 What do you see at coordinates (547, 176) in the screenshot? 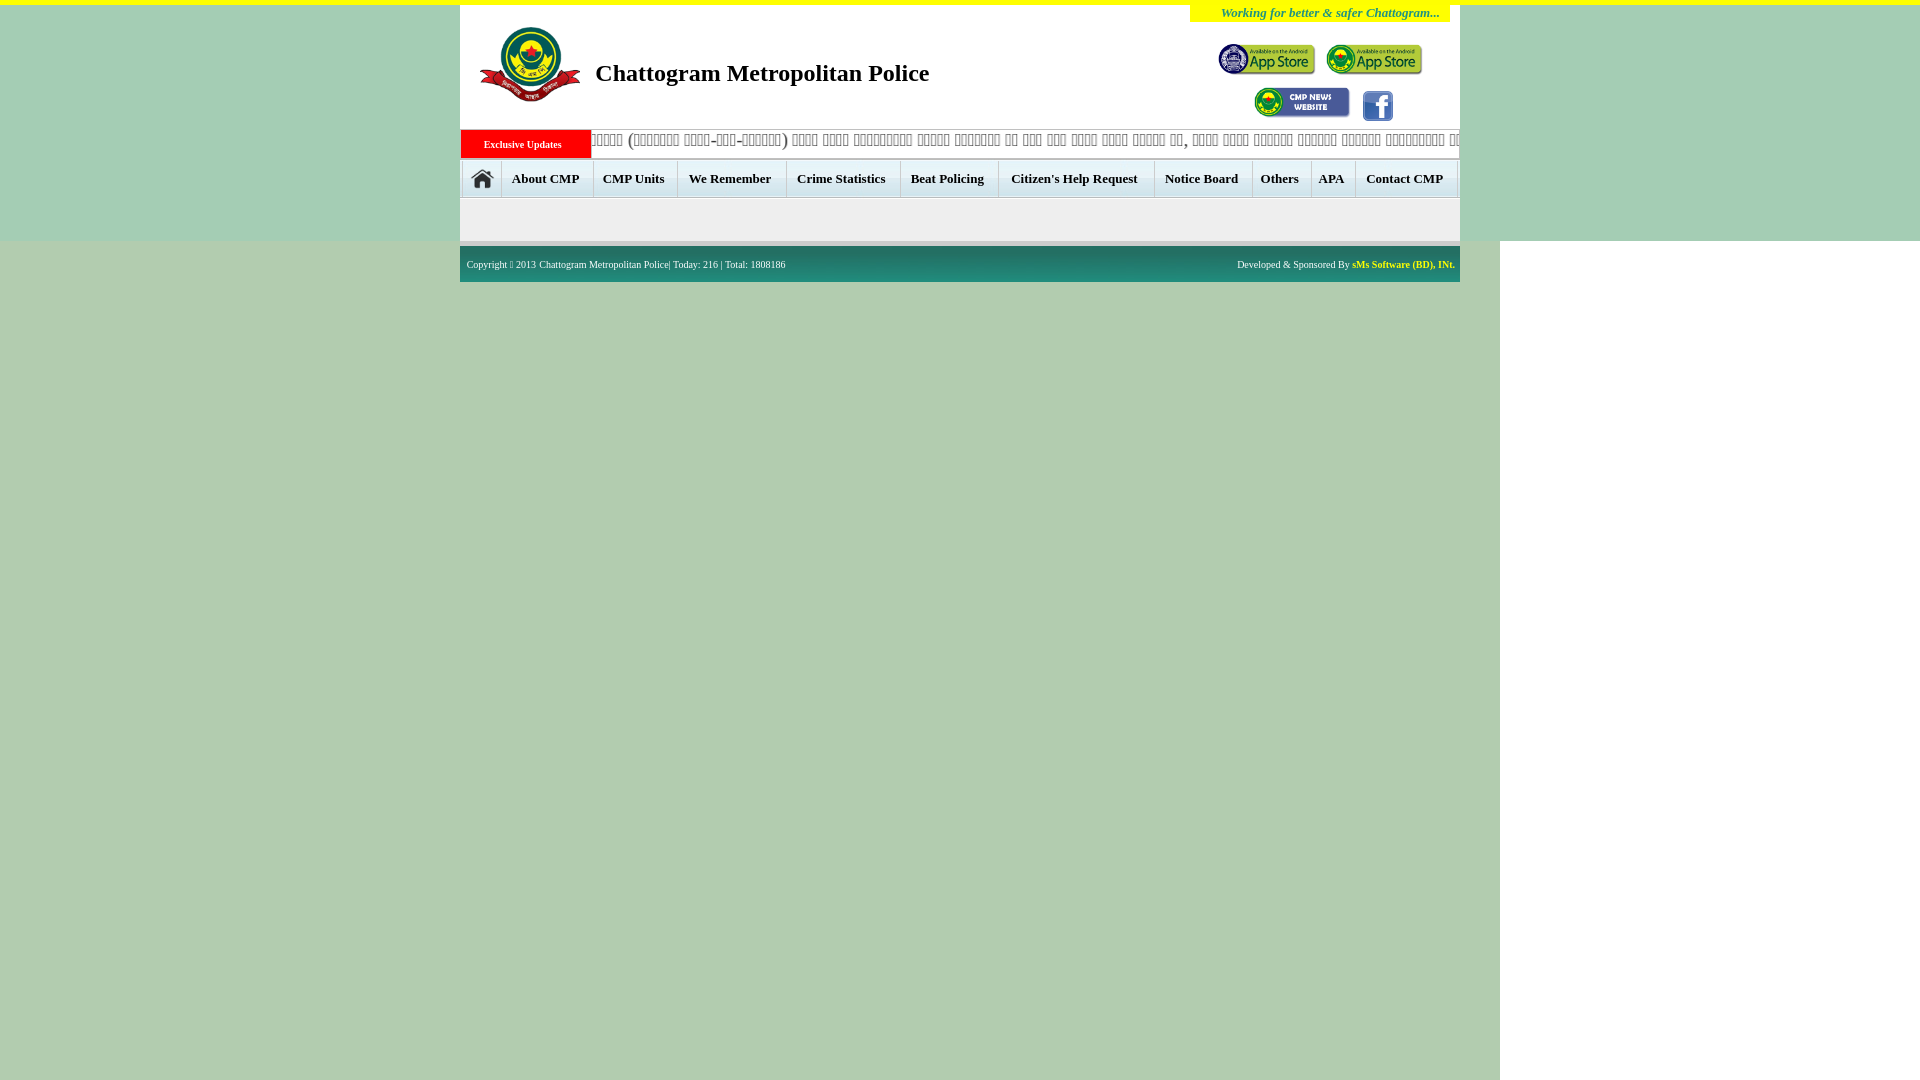
I see `'About CMP'` at bounding box center [547, 176].